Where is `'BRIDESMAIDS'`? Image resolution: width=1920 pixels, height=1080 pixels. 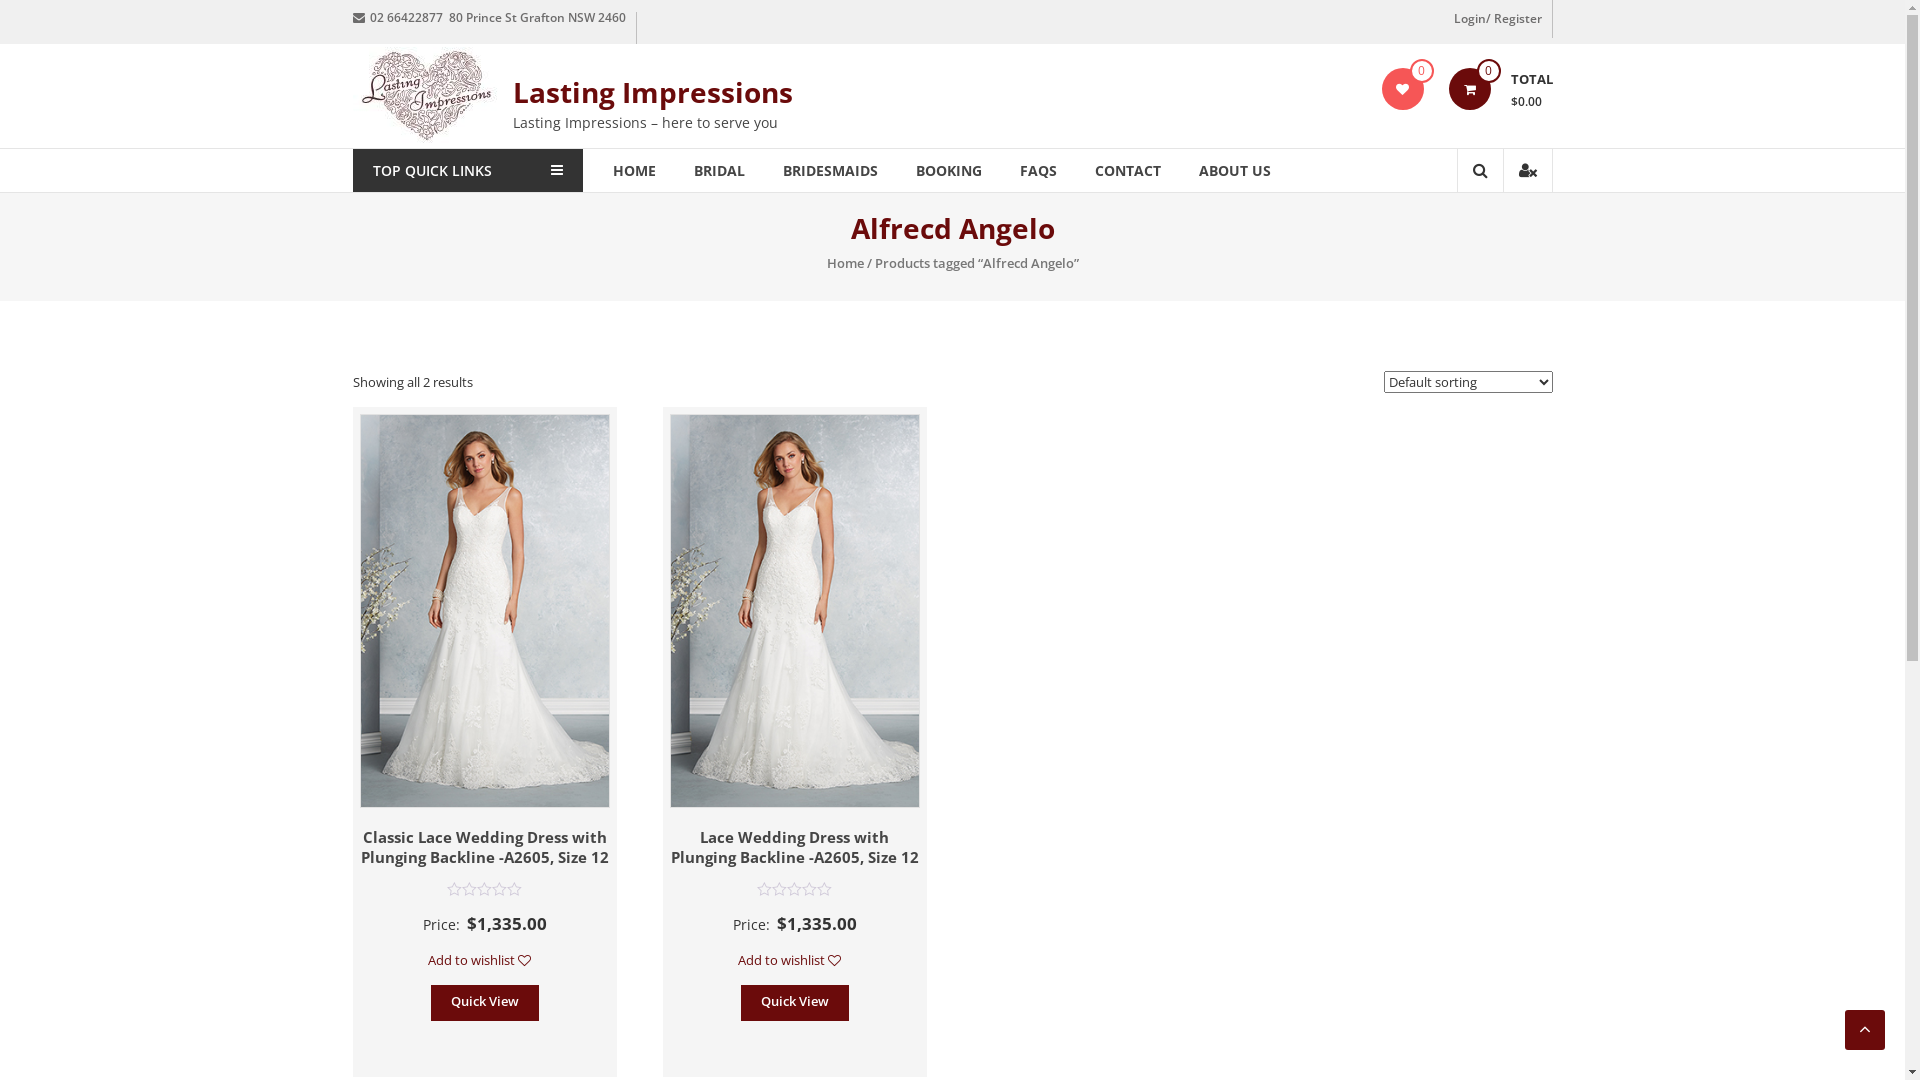 'BRIDESMAIDS' is located at coordinates (829, 169).